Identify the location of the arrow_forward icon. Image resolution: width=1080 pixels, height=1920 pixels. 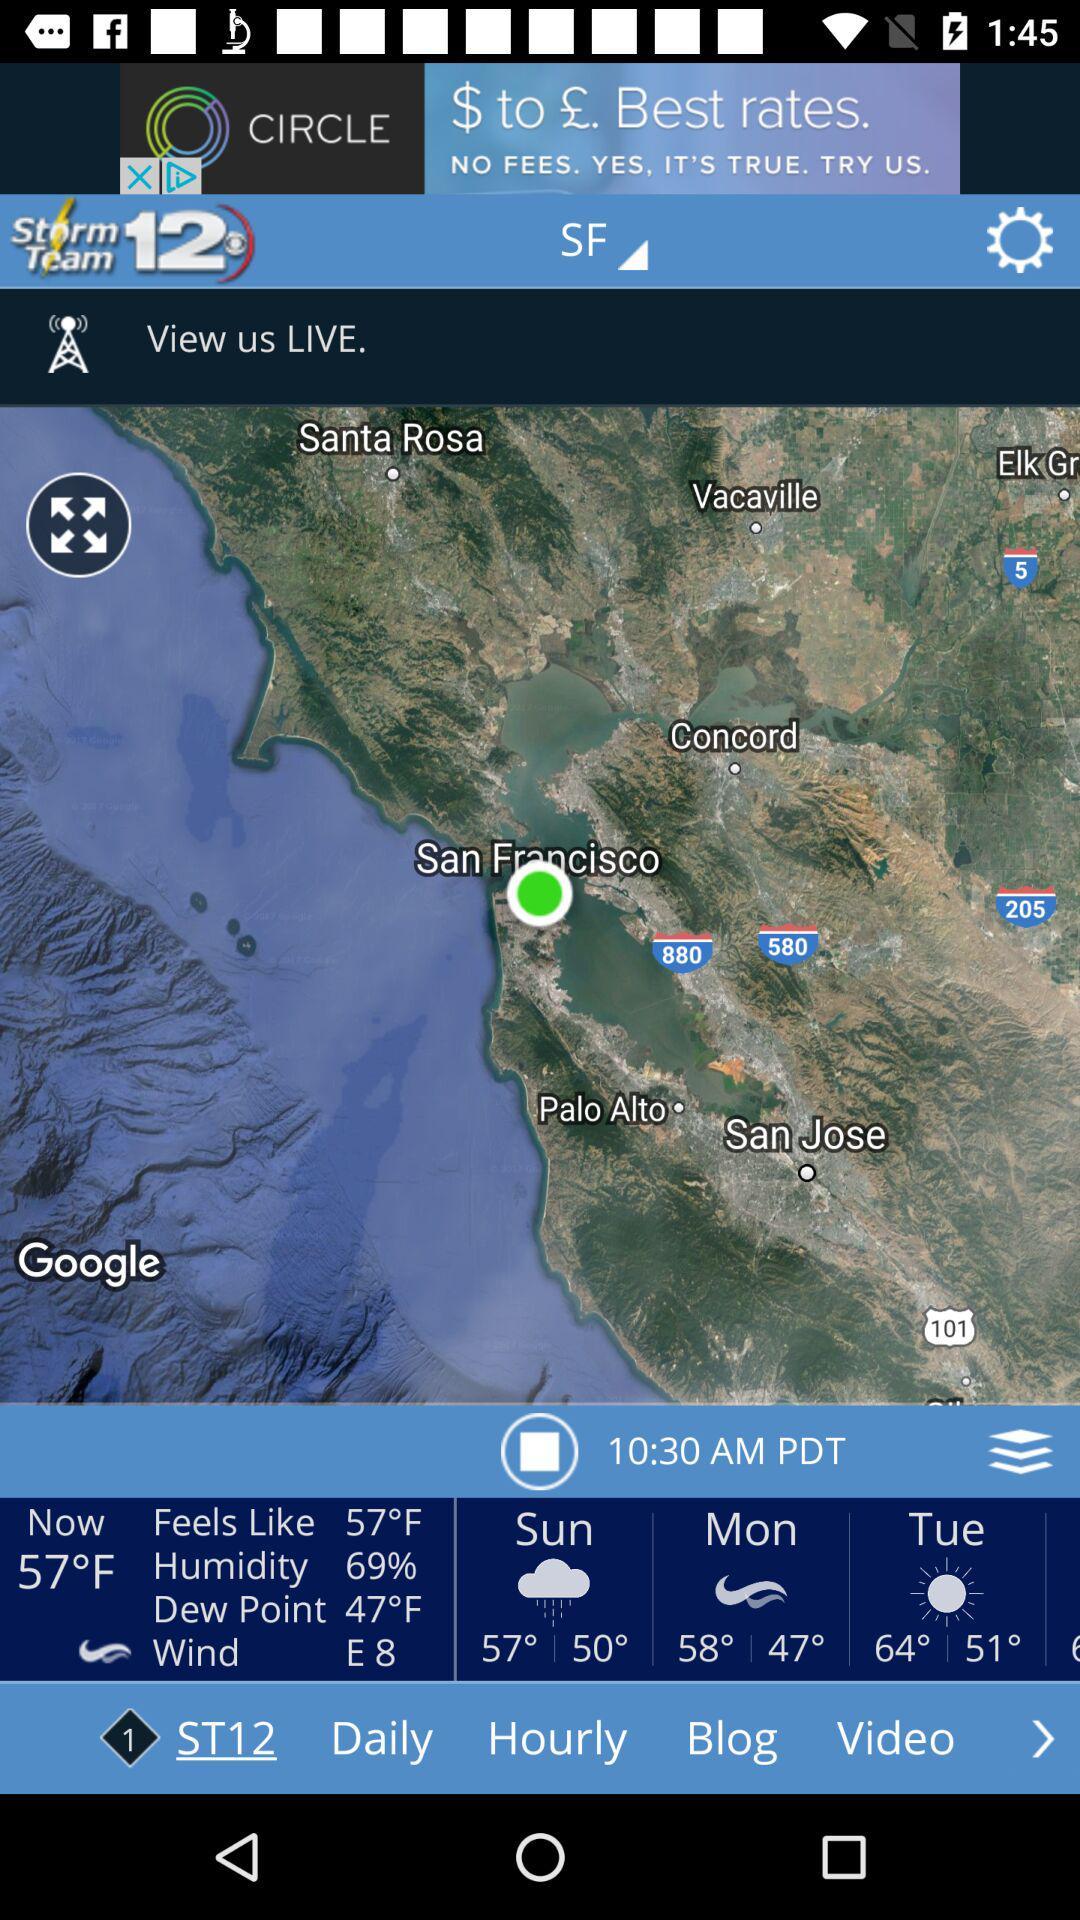
(1042, 1737).